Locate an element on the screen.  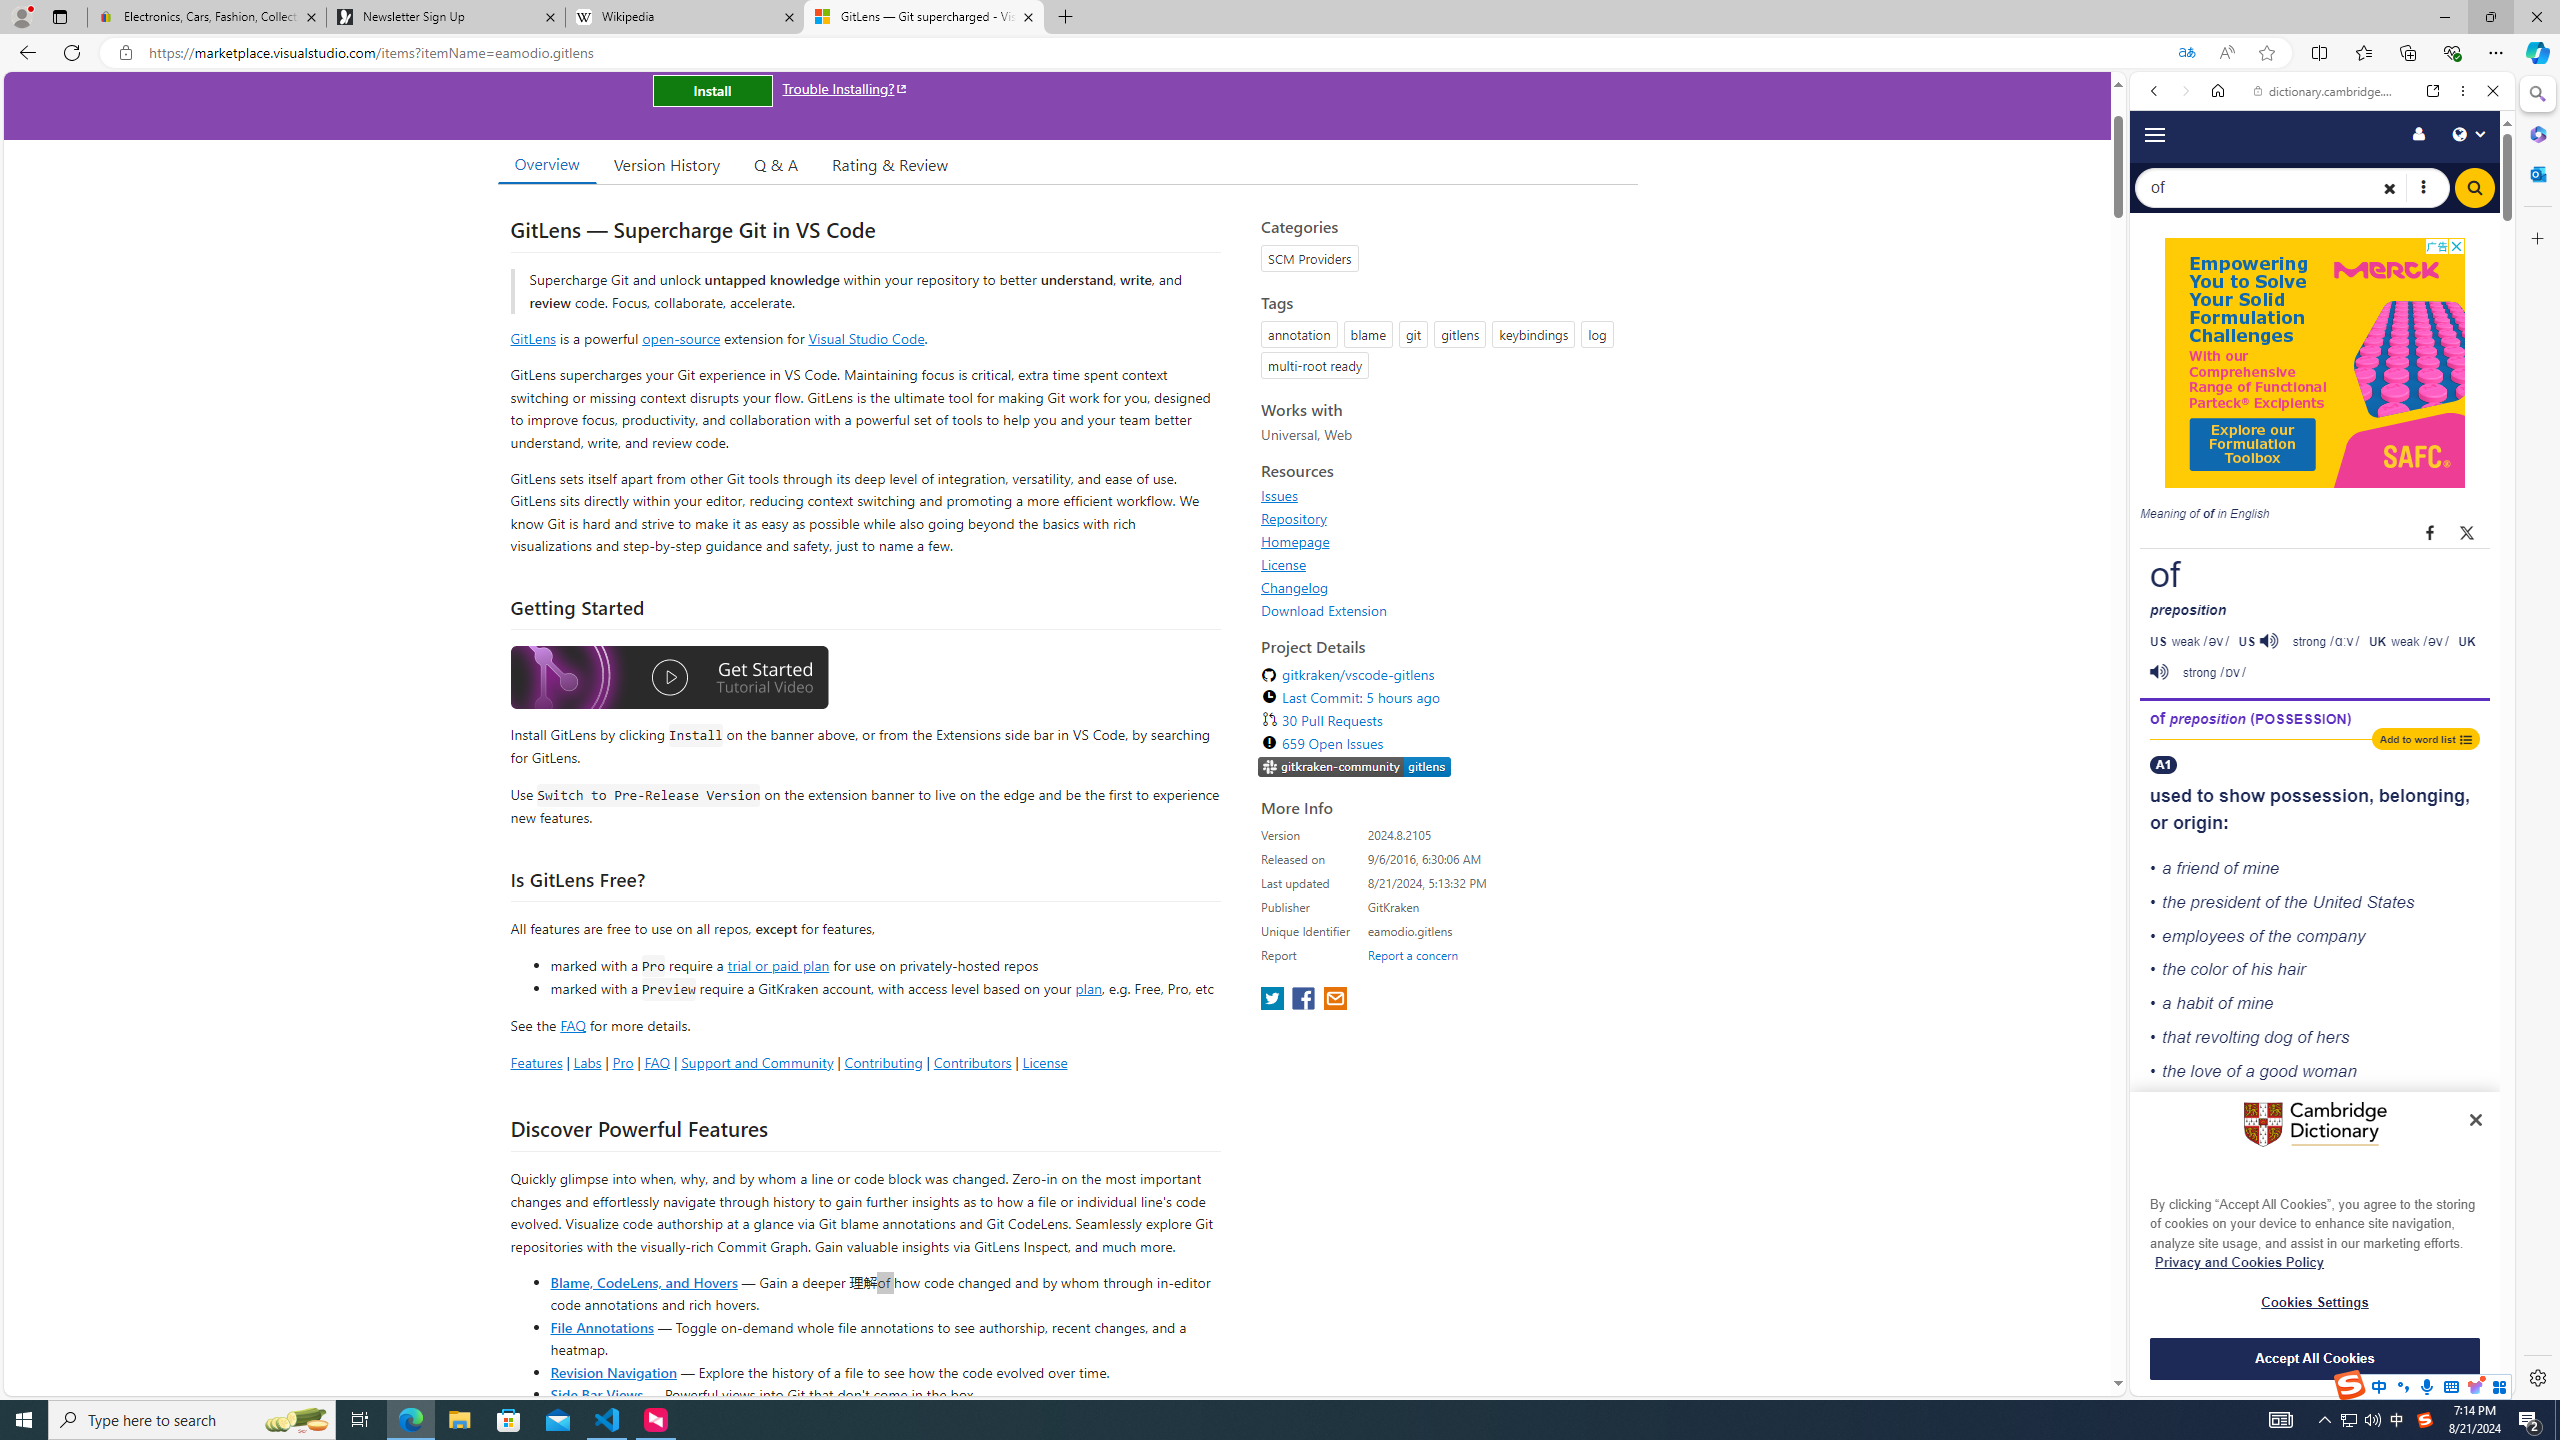
'hair' is located at coordinates (2290, 969).